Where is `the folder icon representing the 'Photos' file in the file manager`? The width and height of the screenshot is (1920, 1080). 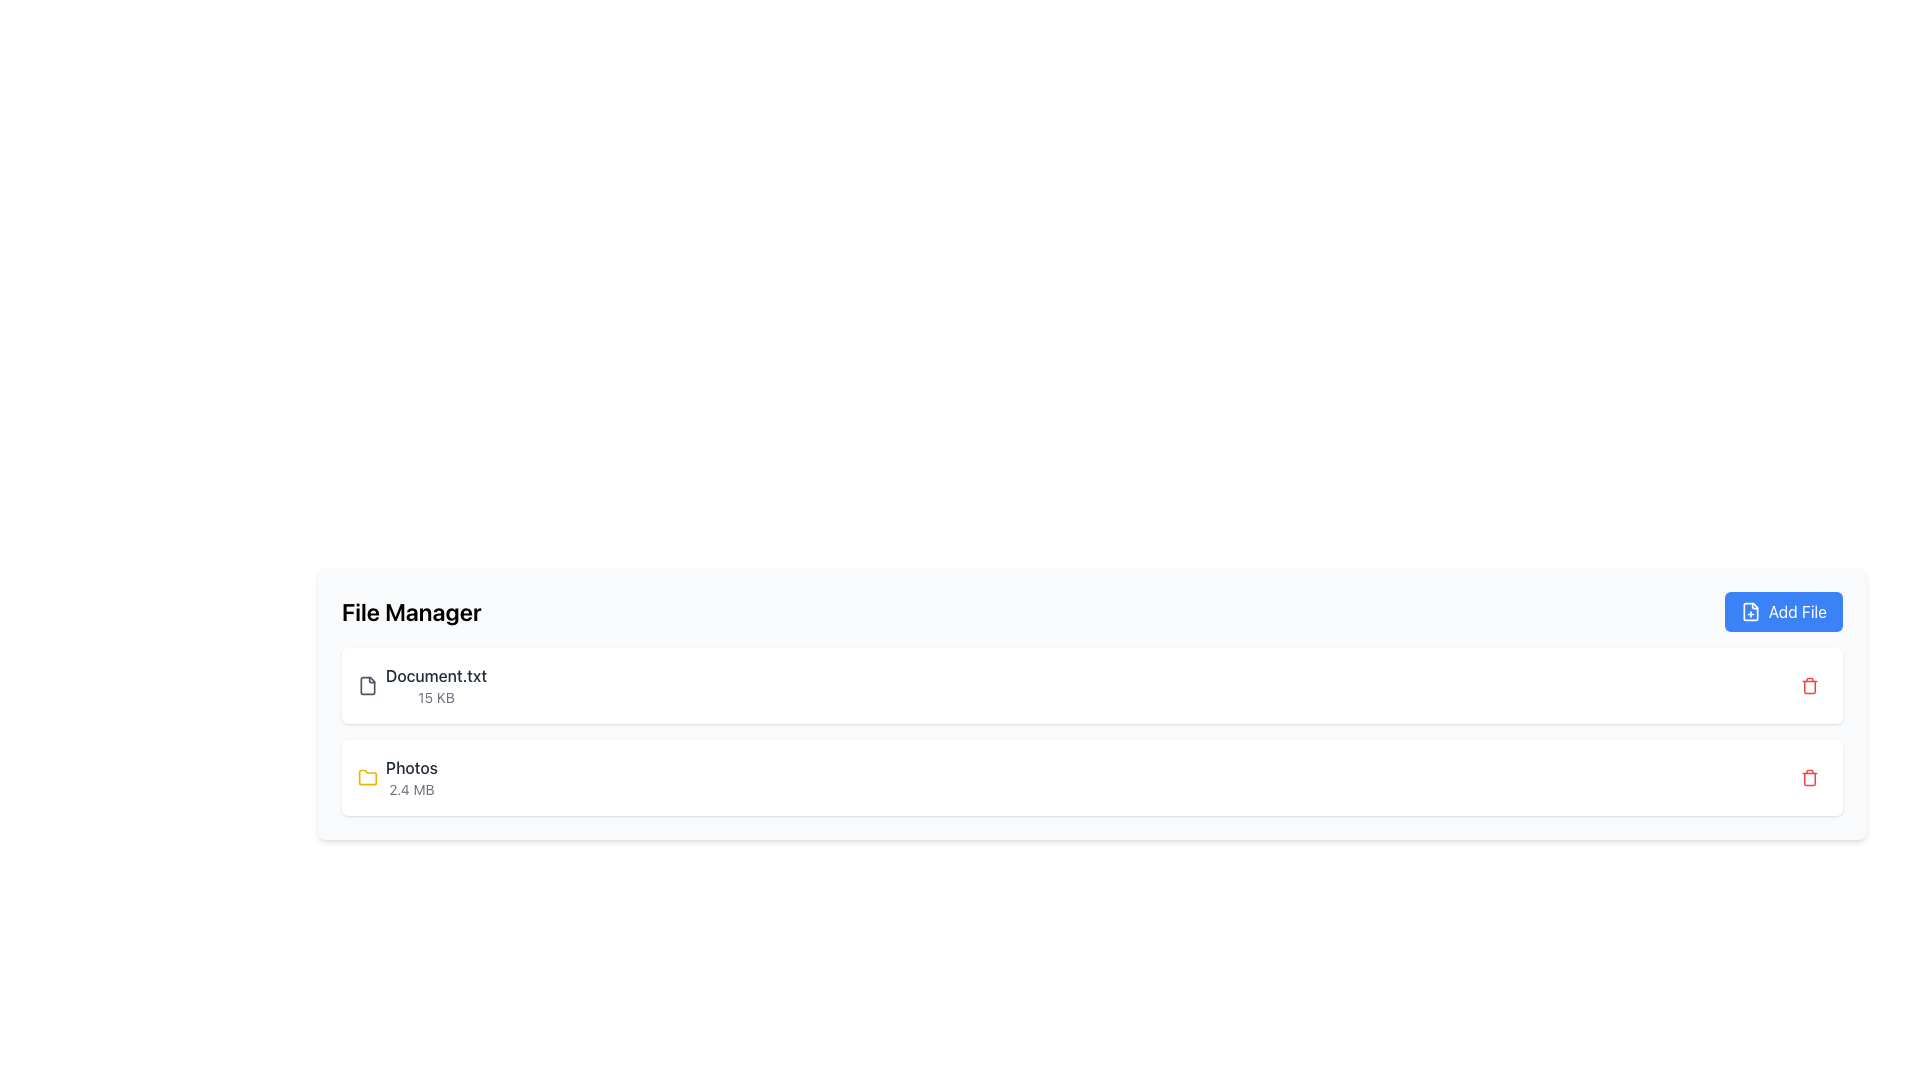 the folder icon representing the 'Photos' file in the file manager is located at coordinates (368, 777).